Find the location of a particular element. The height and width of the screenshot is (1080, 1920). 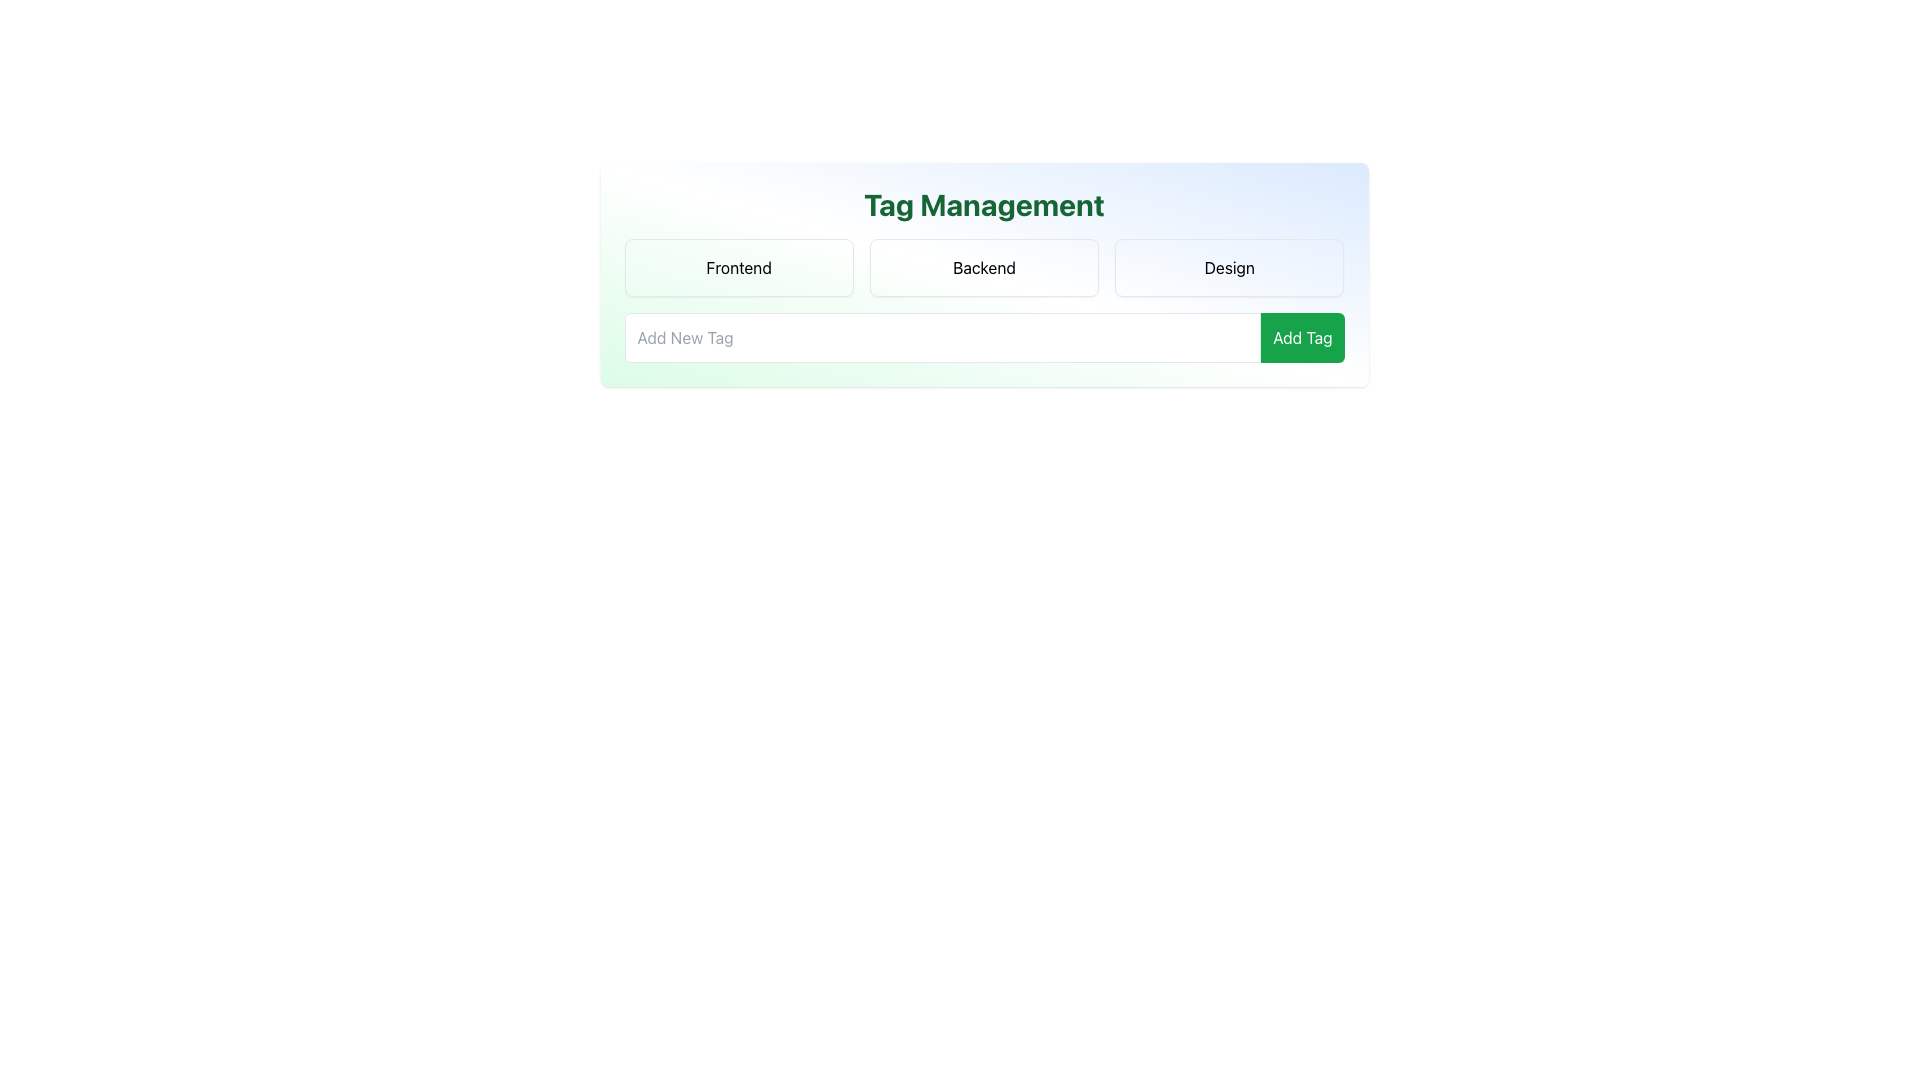

the 'Backend' category button located beneath the 'Tag Management' title is located at coordinates (984, 274).